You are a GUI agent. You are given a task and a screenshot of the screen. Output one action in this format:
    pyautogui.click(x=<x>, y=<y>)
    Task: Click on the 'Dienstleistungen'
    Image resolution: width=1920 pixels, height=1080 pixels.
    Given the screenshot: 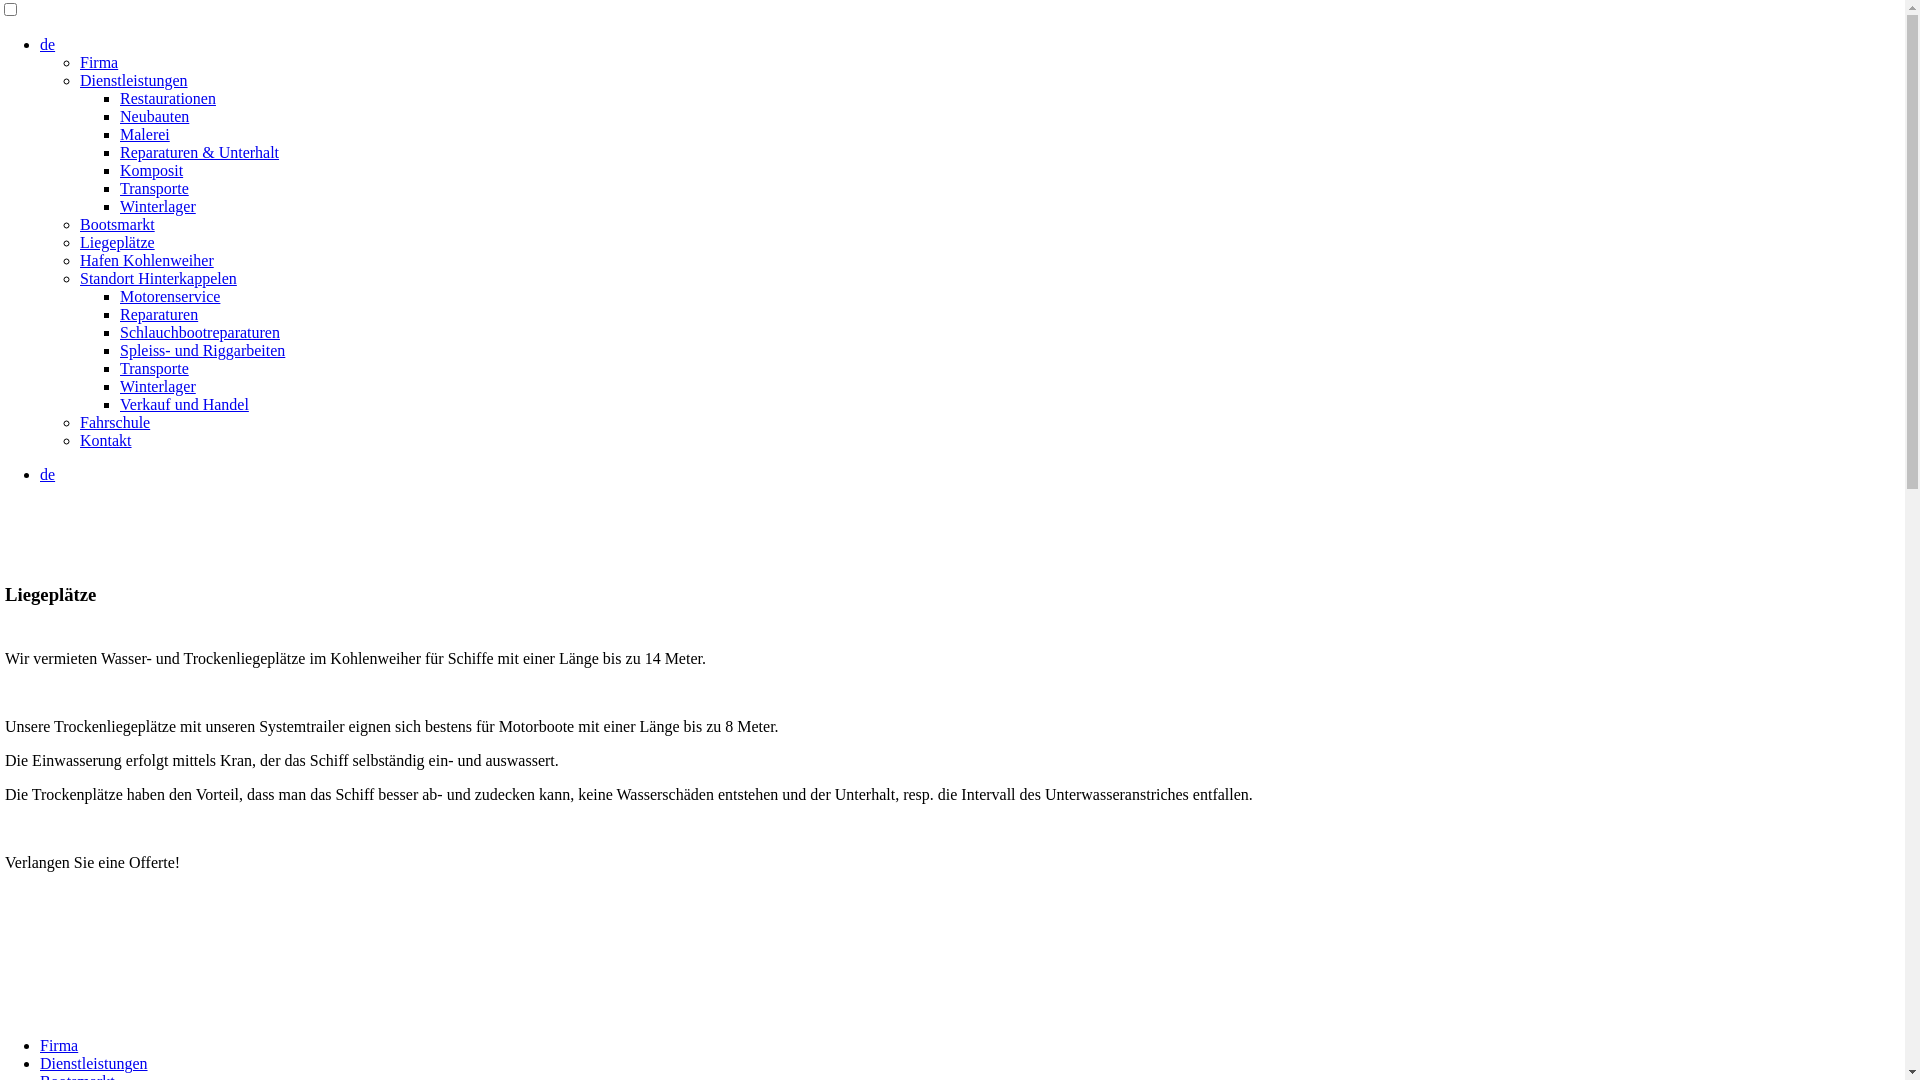 What is the action you would take?
    pyautogui.click(x=93, y=1062)
    